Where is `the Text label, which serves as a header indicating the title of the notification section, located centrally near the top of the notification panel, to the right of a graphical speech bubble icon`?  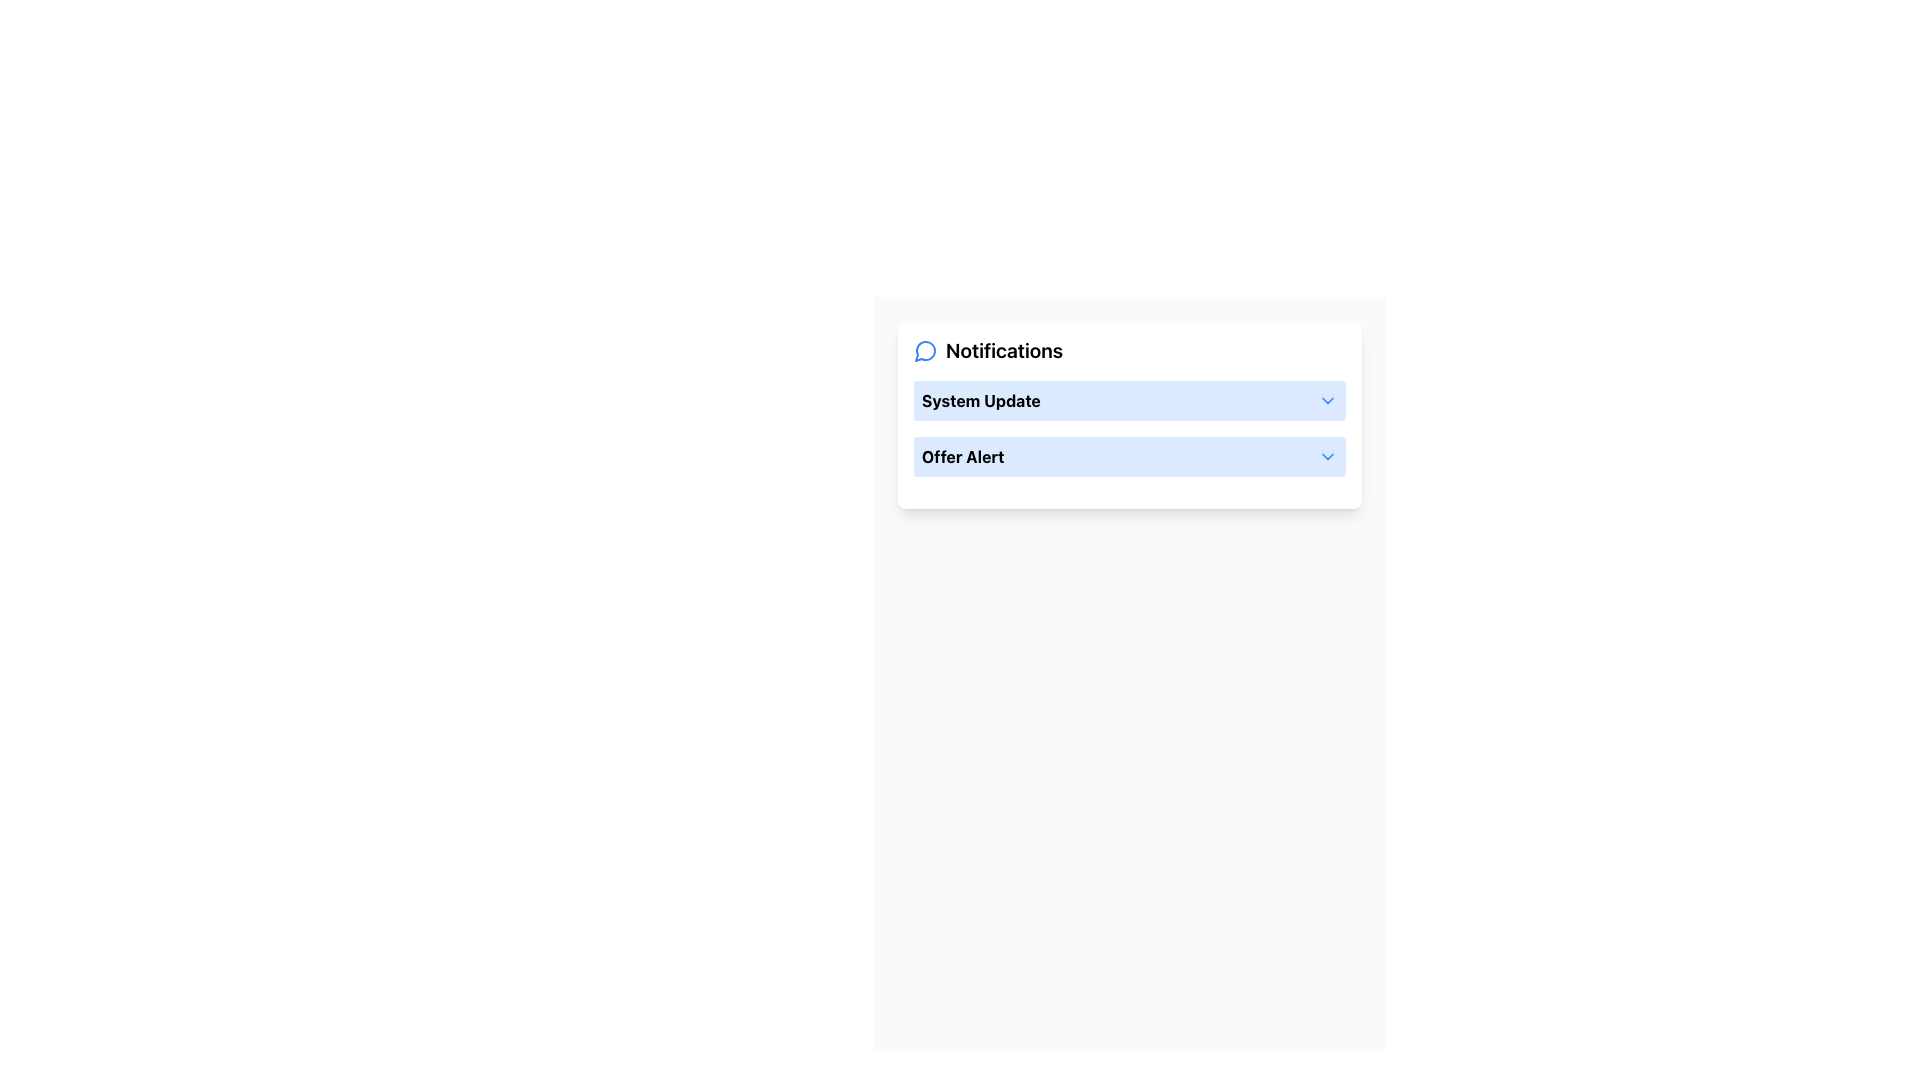
the Text label, which serves as a header indicating the title of the notification section, located centrally near the top of the notification panel, to the right of a graphical speech bubble icon is located at coordinates (1004, 350).